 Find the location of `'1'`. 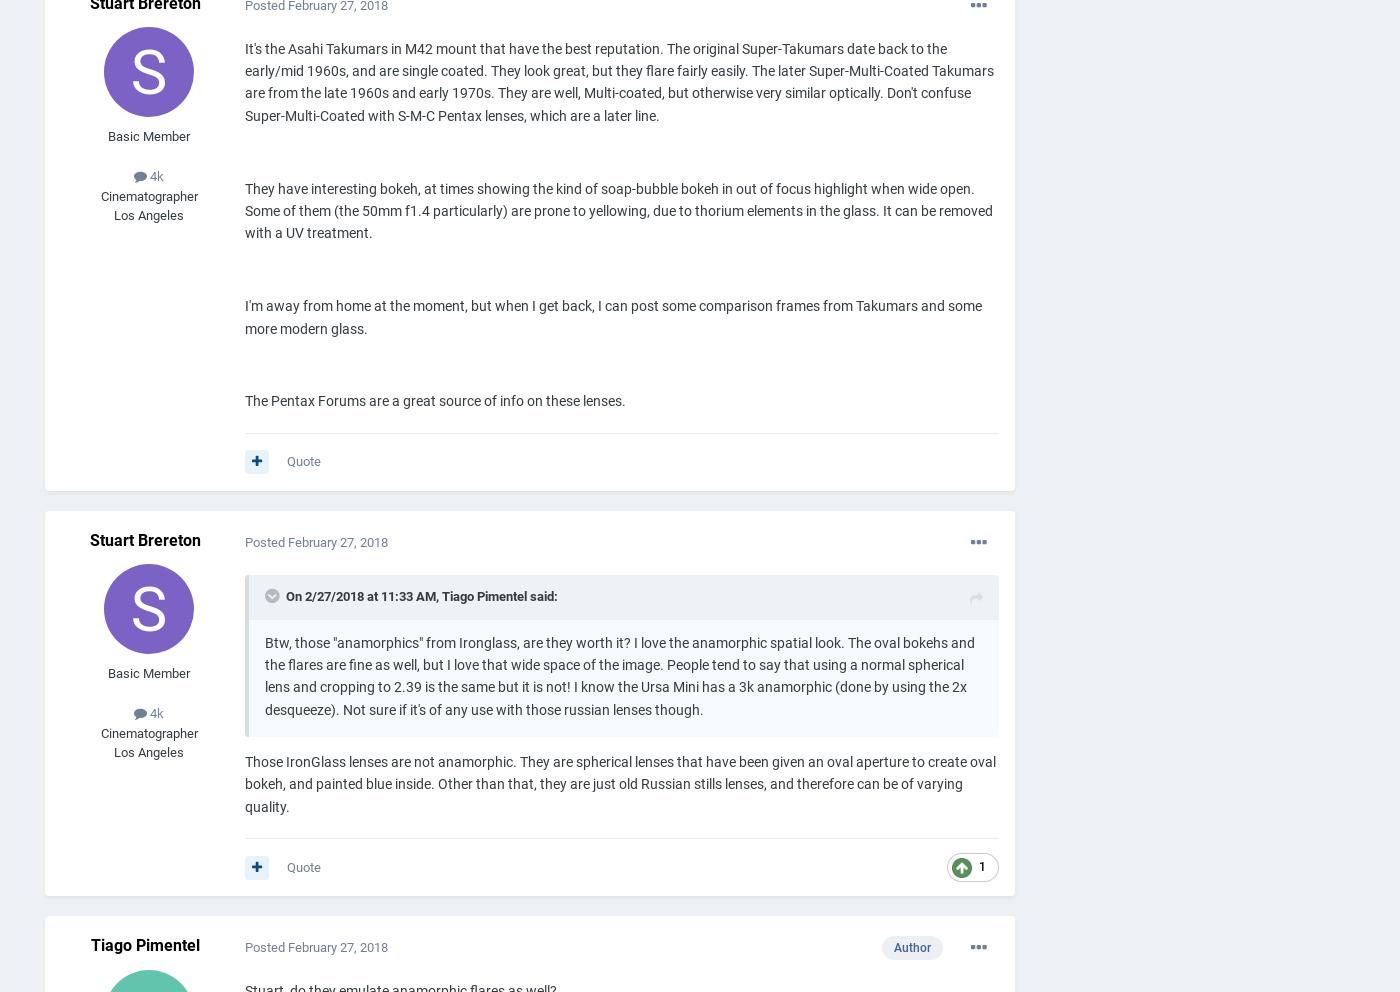

'1' is located at coordinates (982, 866).